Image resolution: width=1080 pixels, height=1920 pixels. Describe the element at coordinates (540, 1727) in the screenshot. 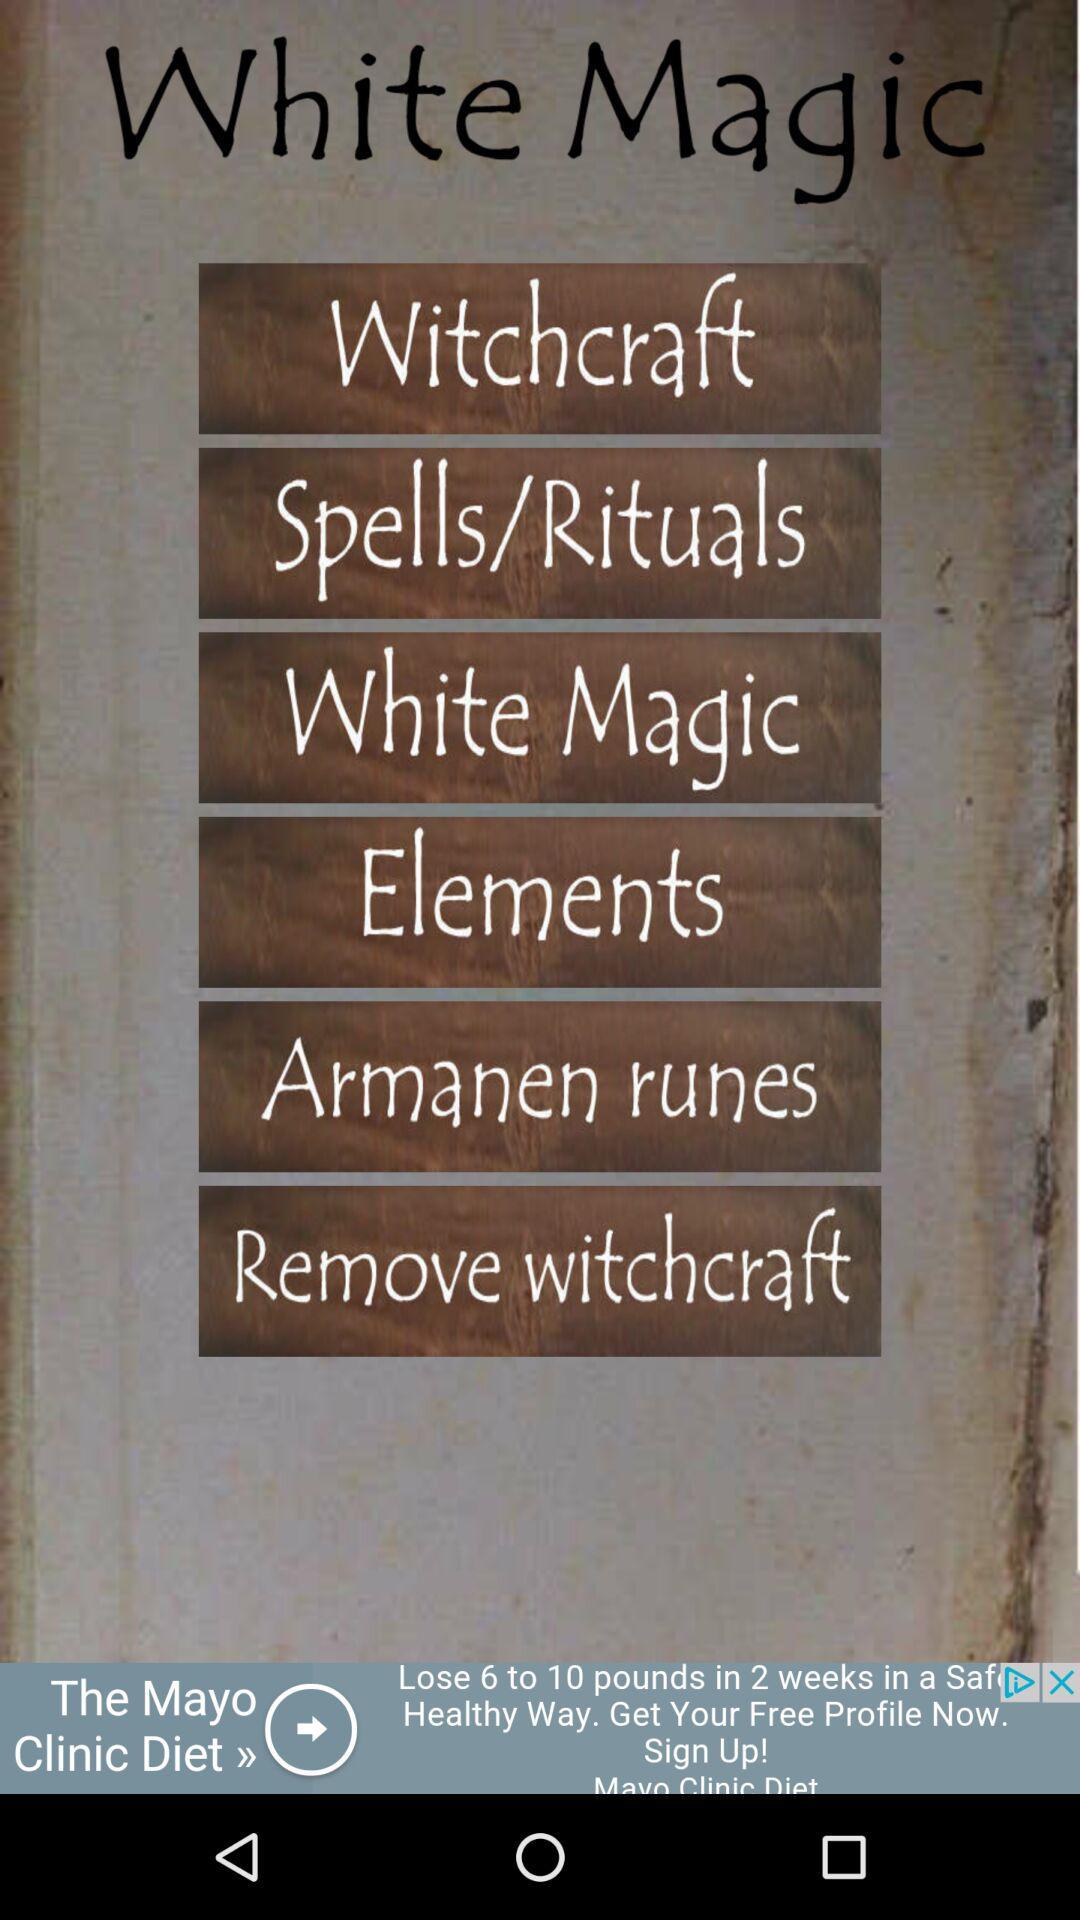

I see `open advertisement` at that location.